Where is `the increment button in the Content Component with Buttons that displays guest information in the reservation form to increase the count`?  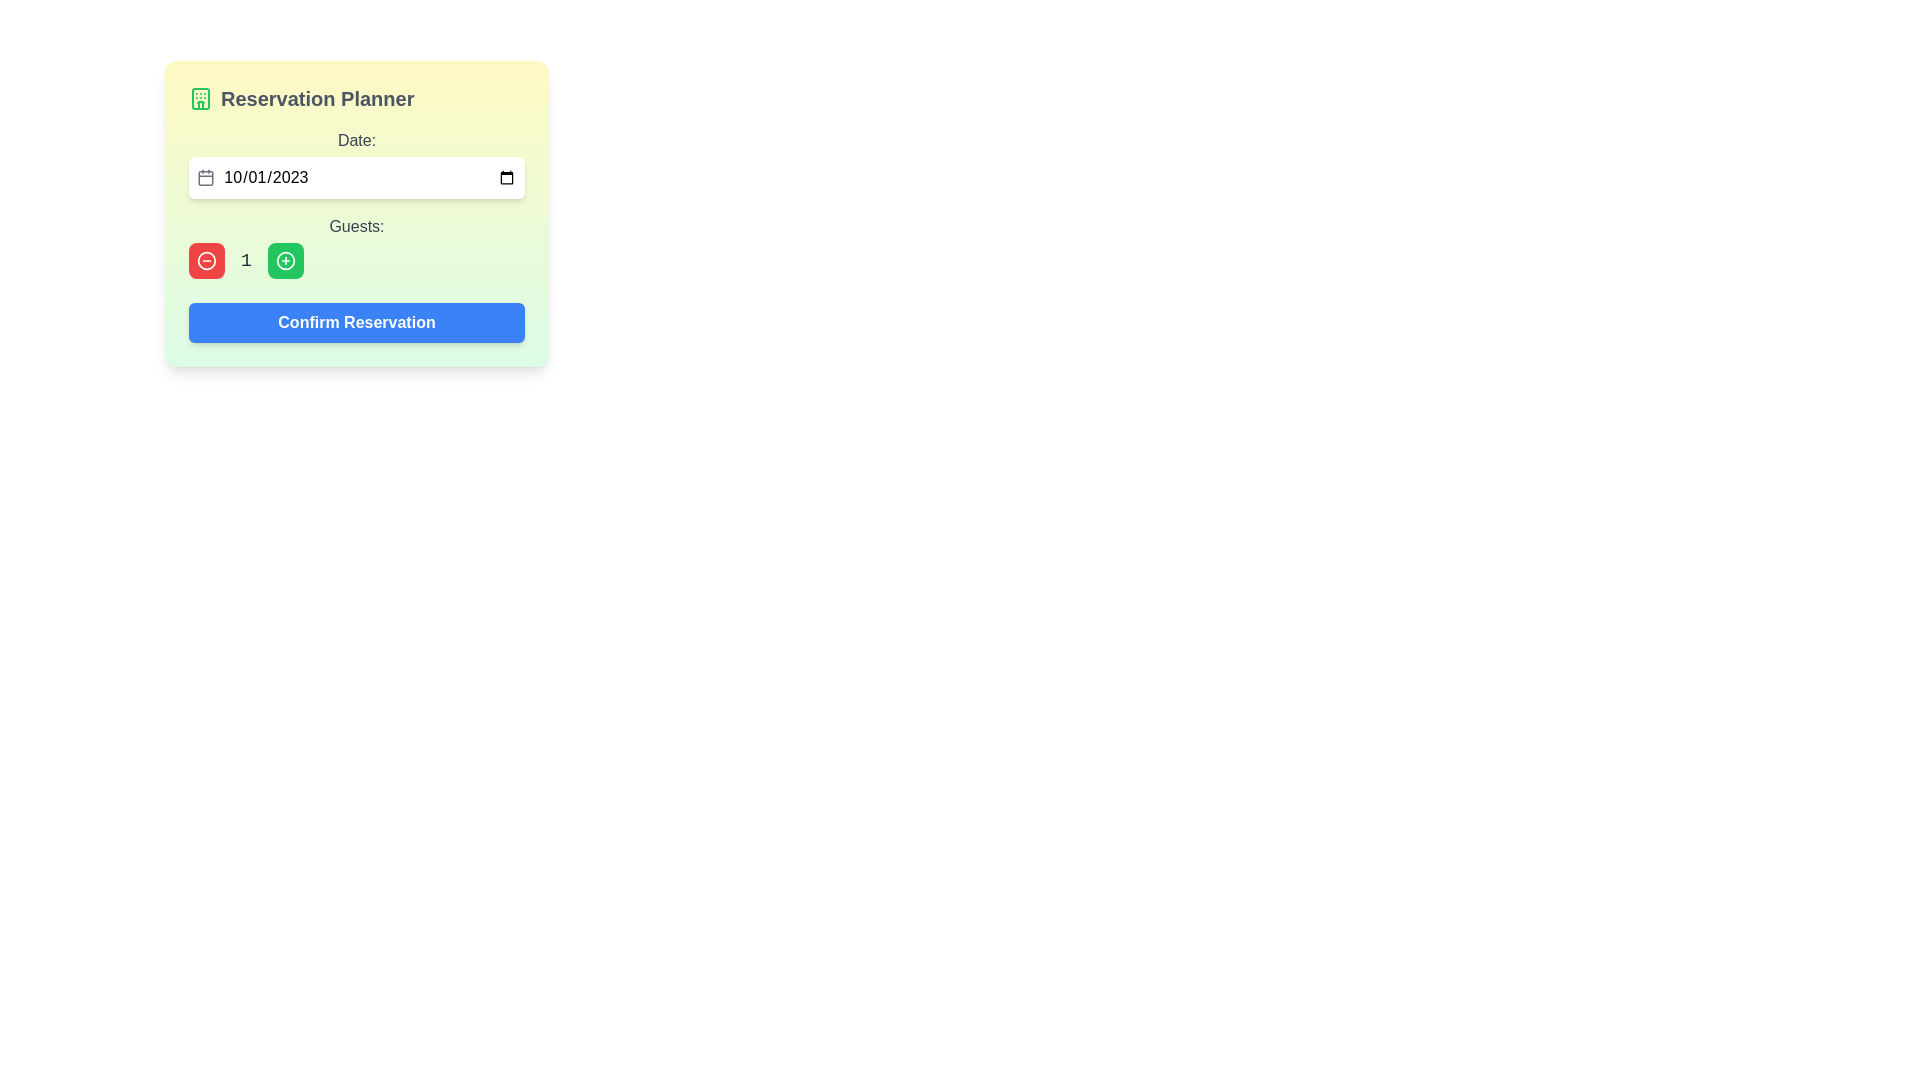 the increment button in the Content Component with Buttons that displays guest information in the reservation form to increase the count is located at coordinates (356, 245).